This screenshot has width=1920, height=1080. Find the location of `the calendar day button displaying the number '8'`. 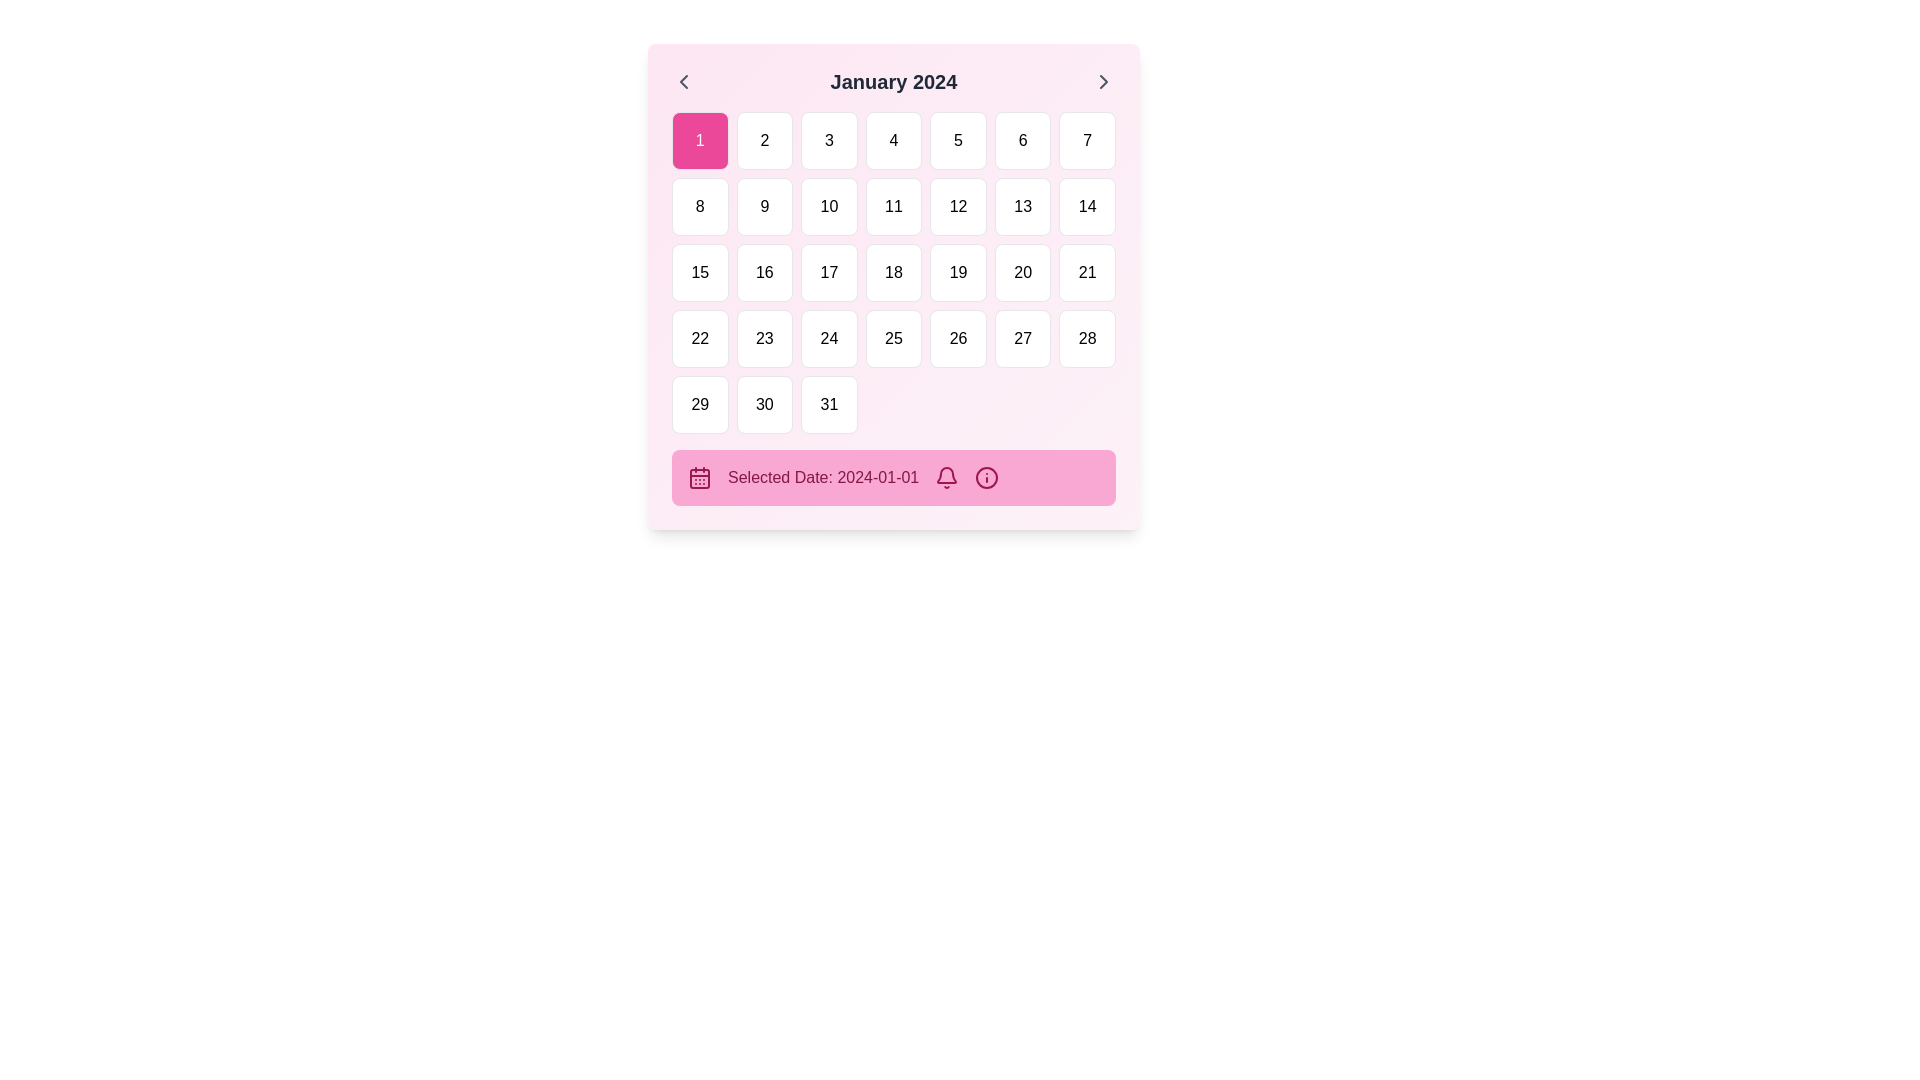

the calendar day button displaying the number '8' is located at coordinates (700, 207).